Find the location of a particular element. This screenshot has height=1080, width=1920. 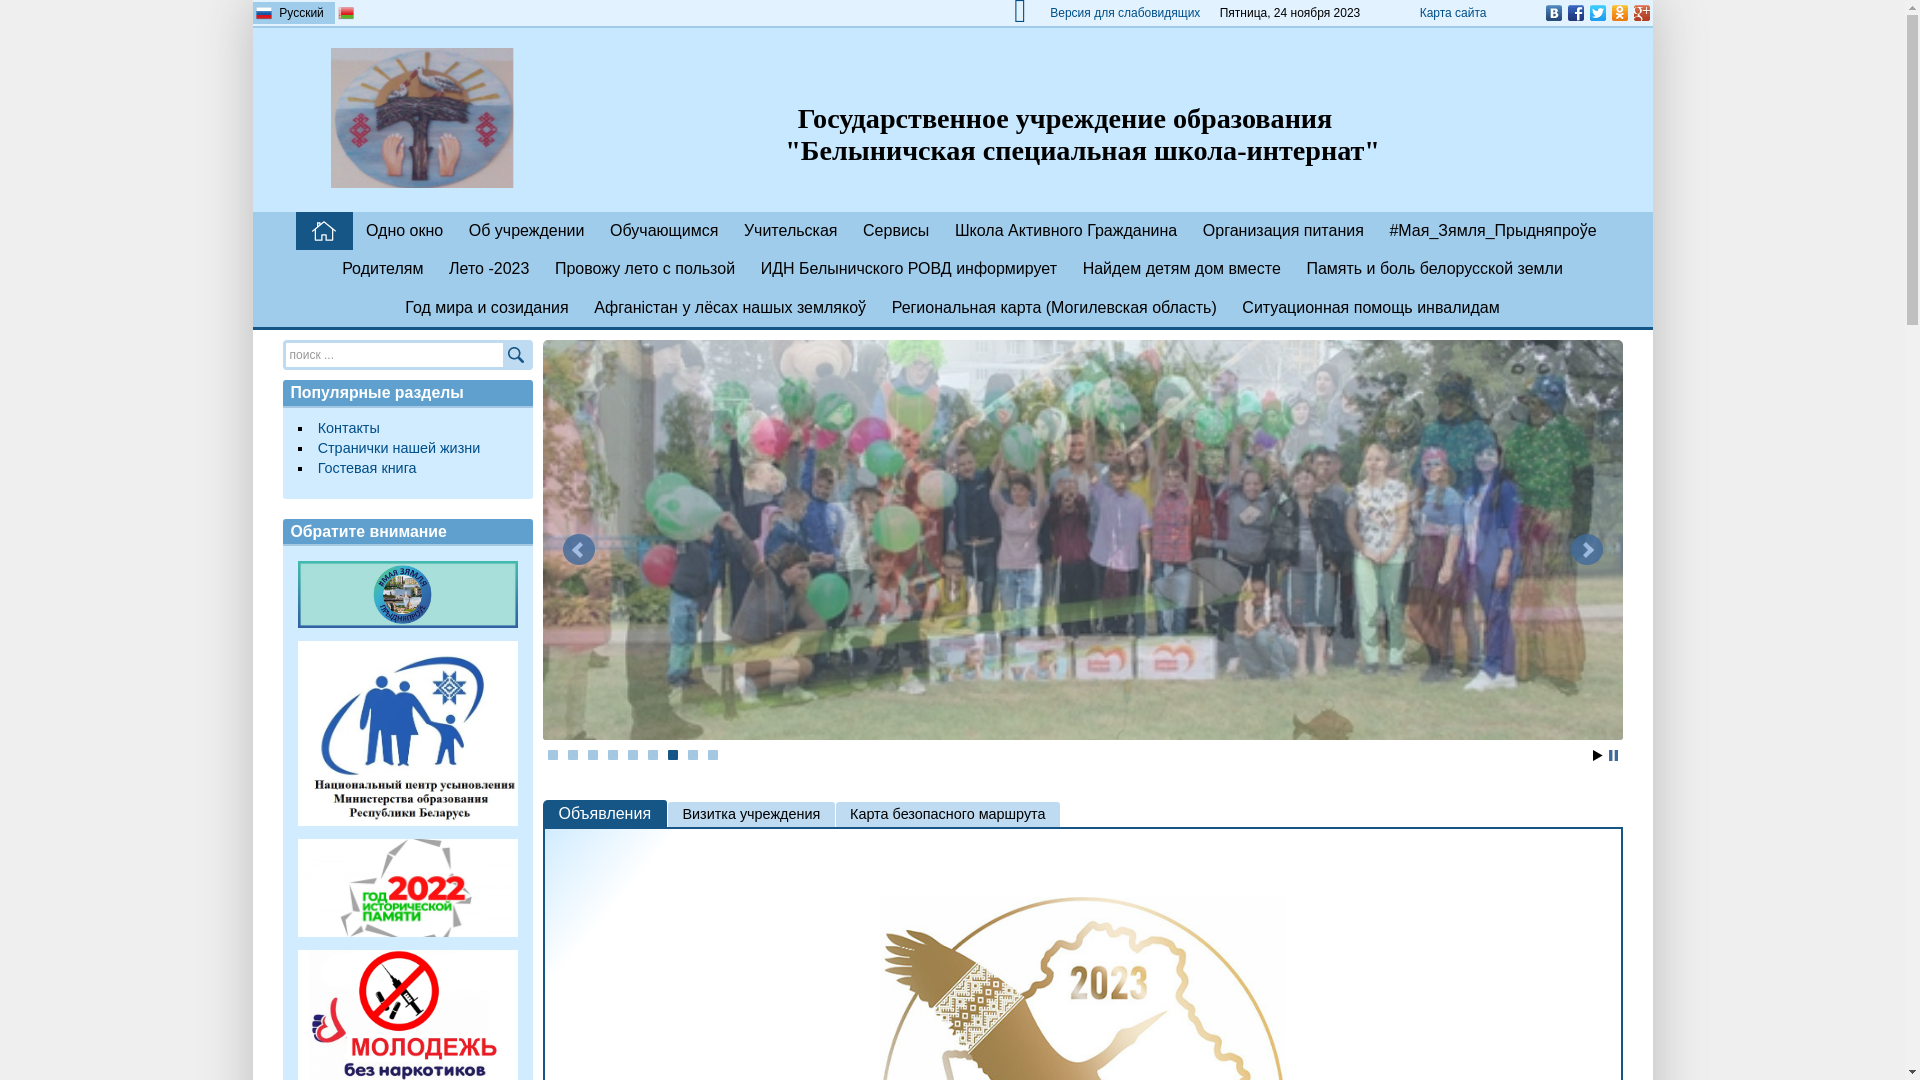

'Next' is located at coordinates (1584, 550).